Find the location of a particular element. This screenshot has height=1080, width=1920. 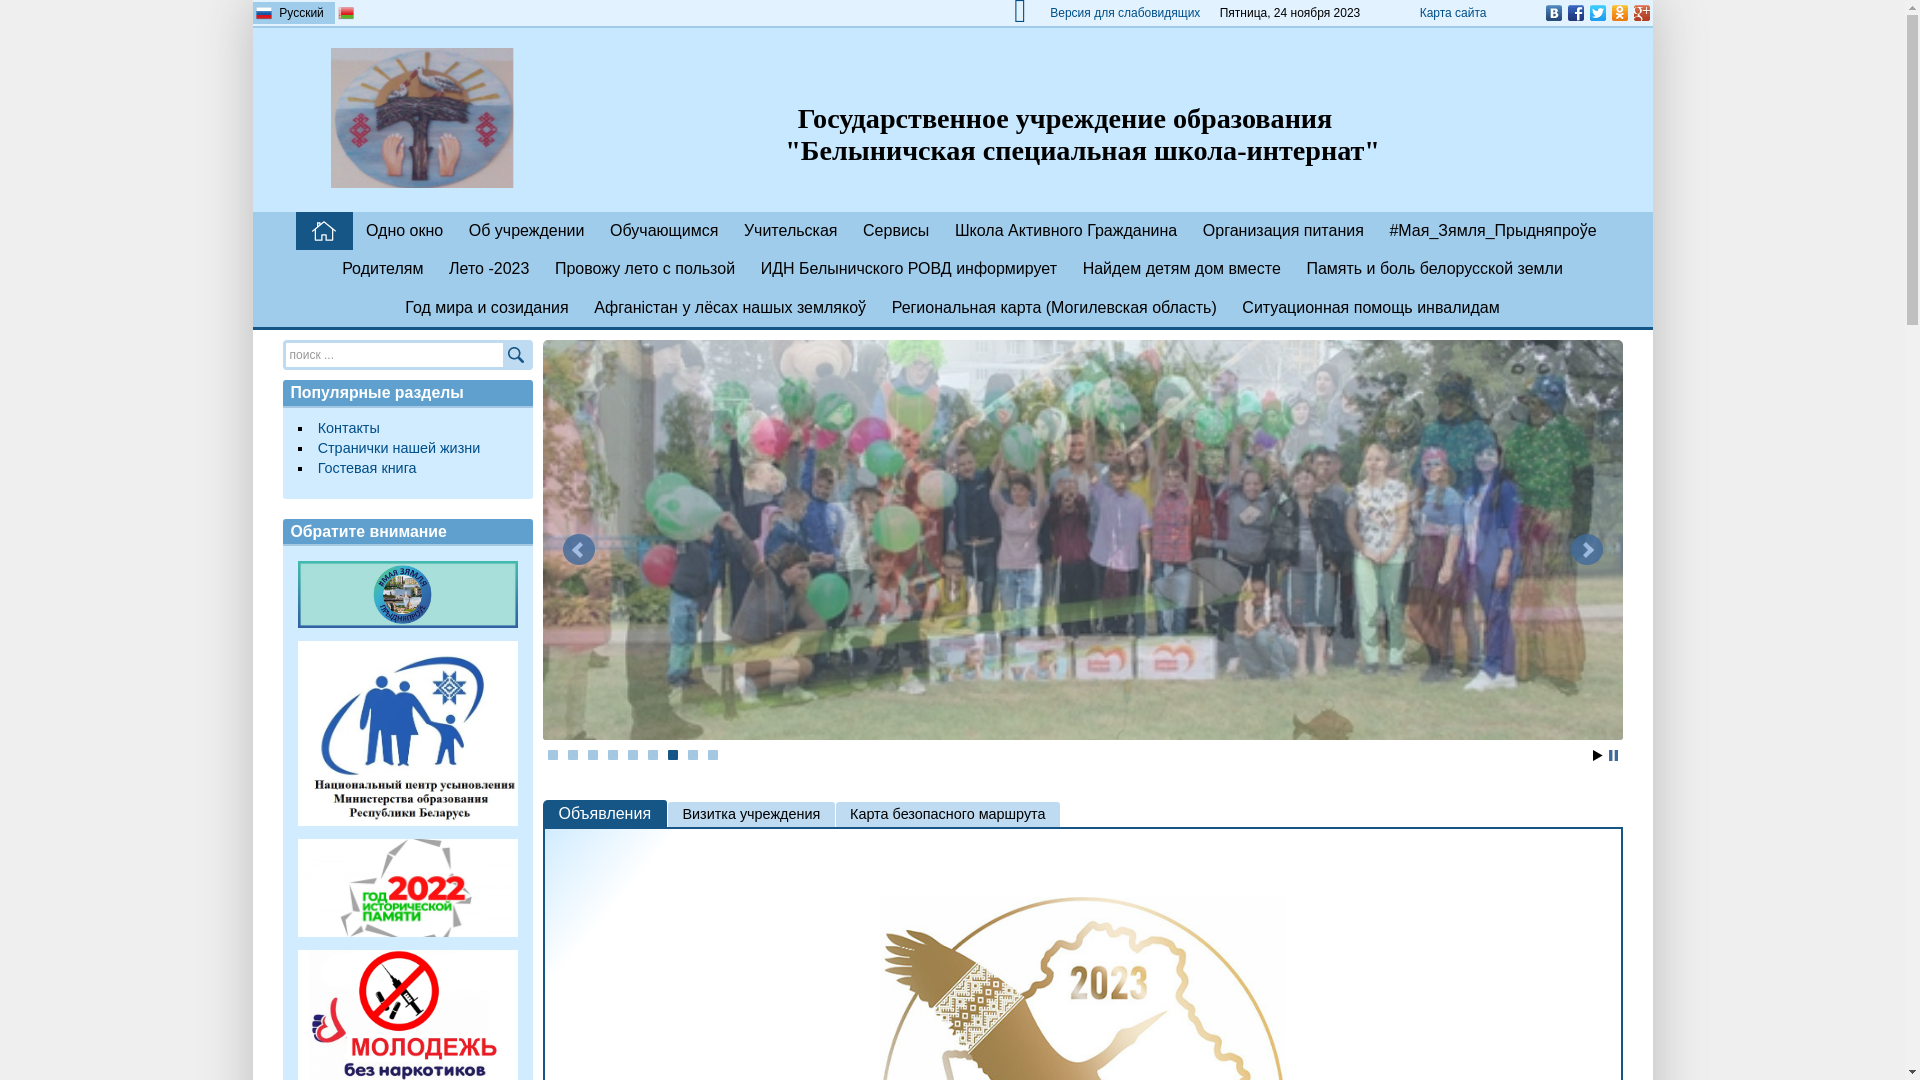

'Next' is located at coordinates (1584, 550).